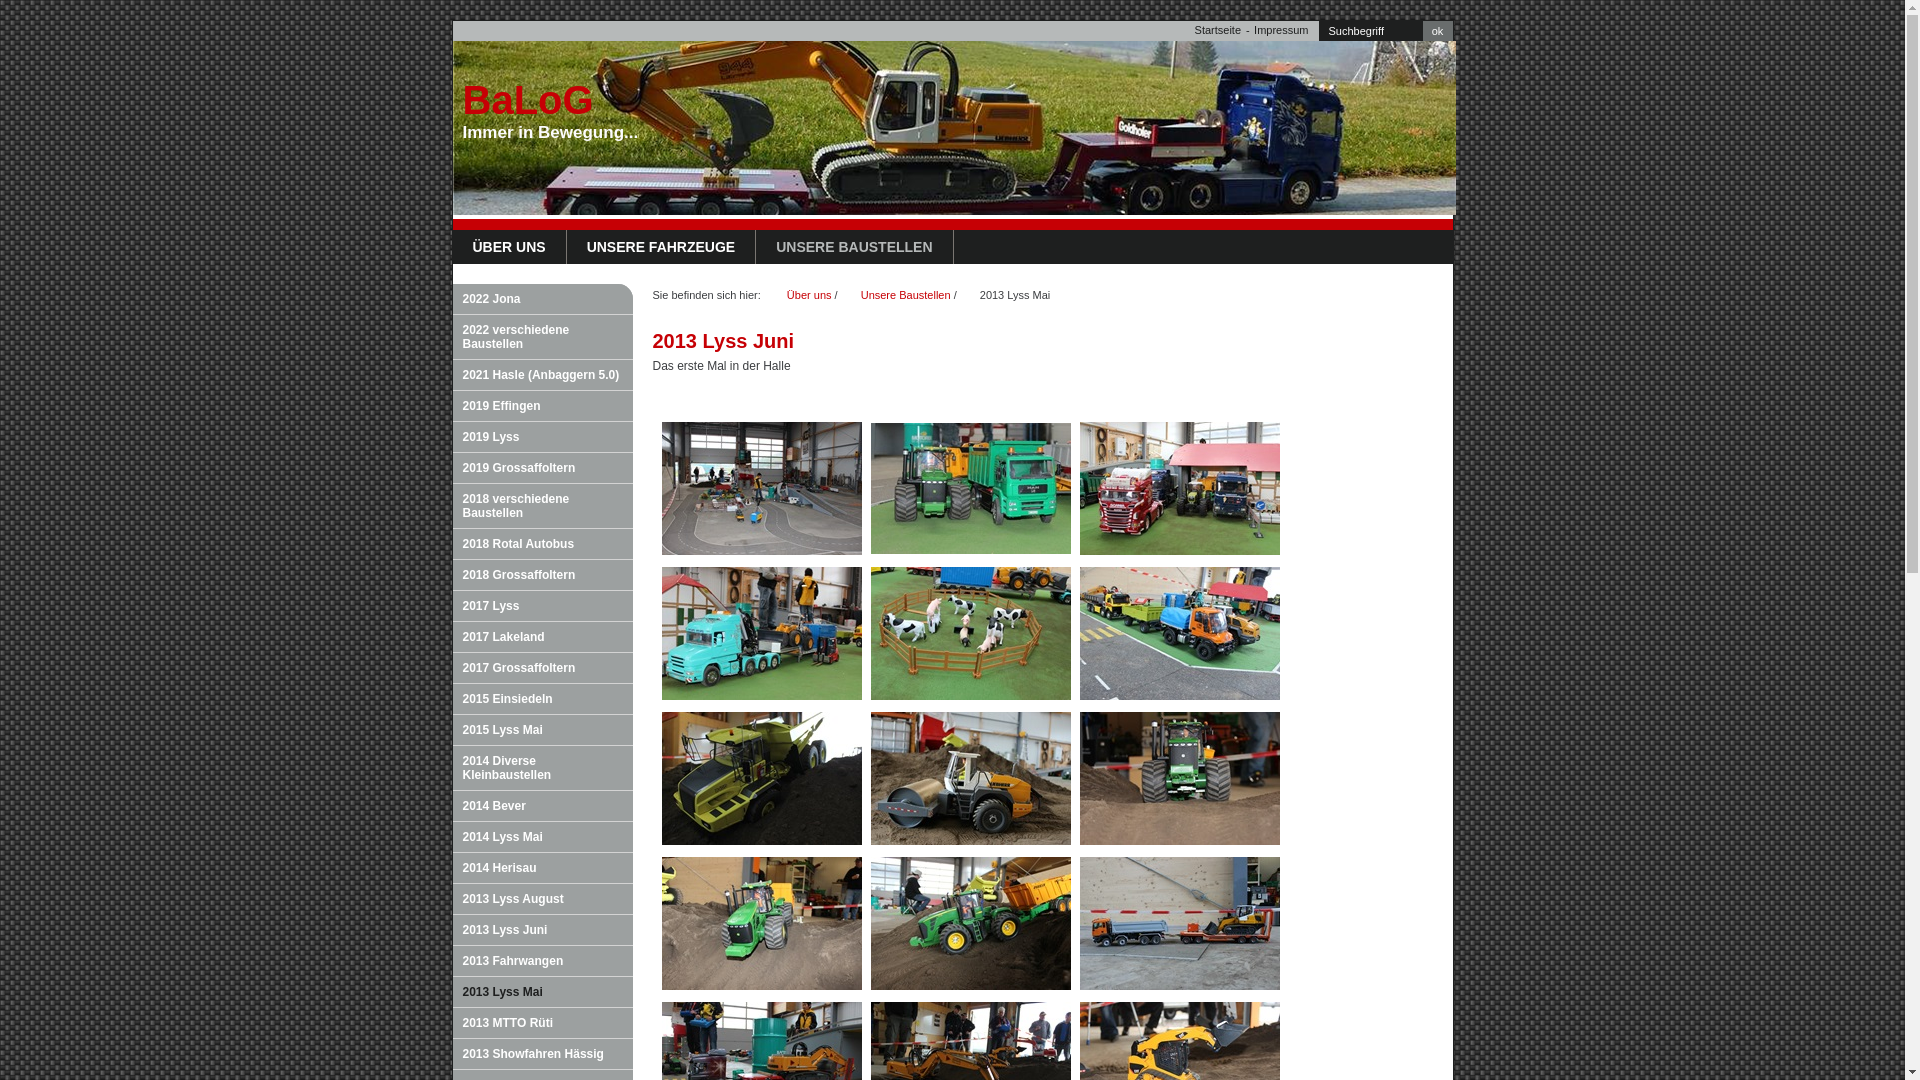  Describe the element at coordinates (450, 698) in the screenshot. I see `'2015 Einsiedeln'` at that location.